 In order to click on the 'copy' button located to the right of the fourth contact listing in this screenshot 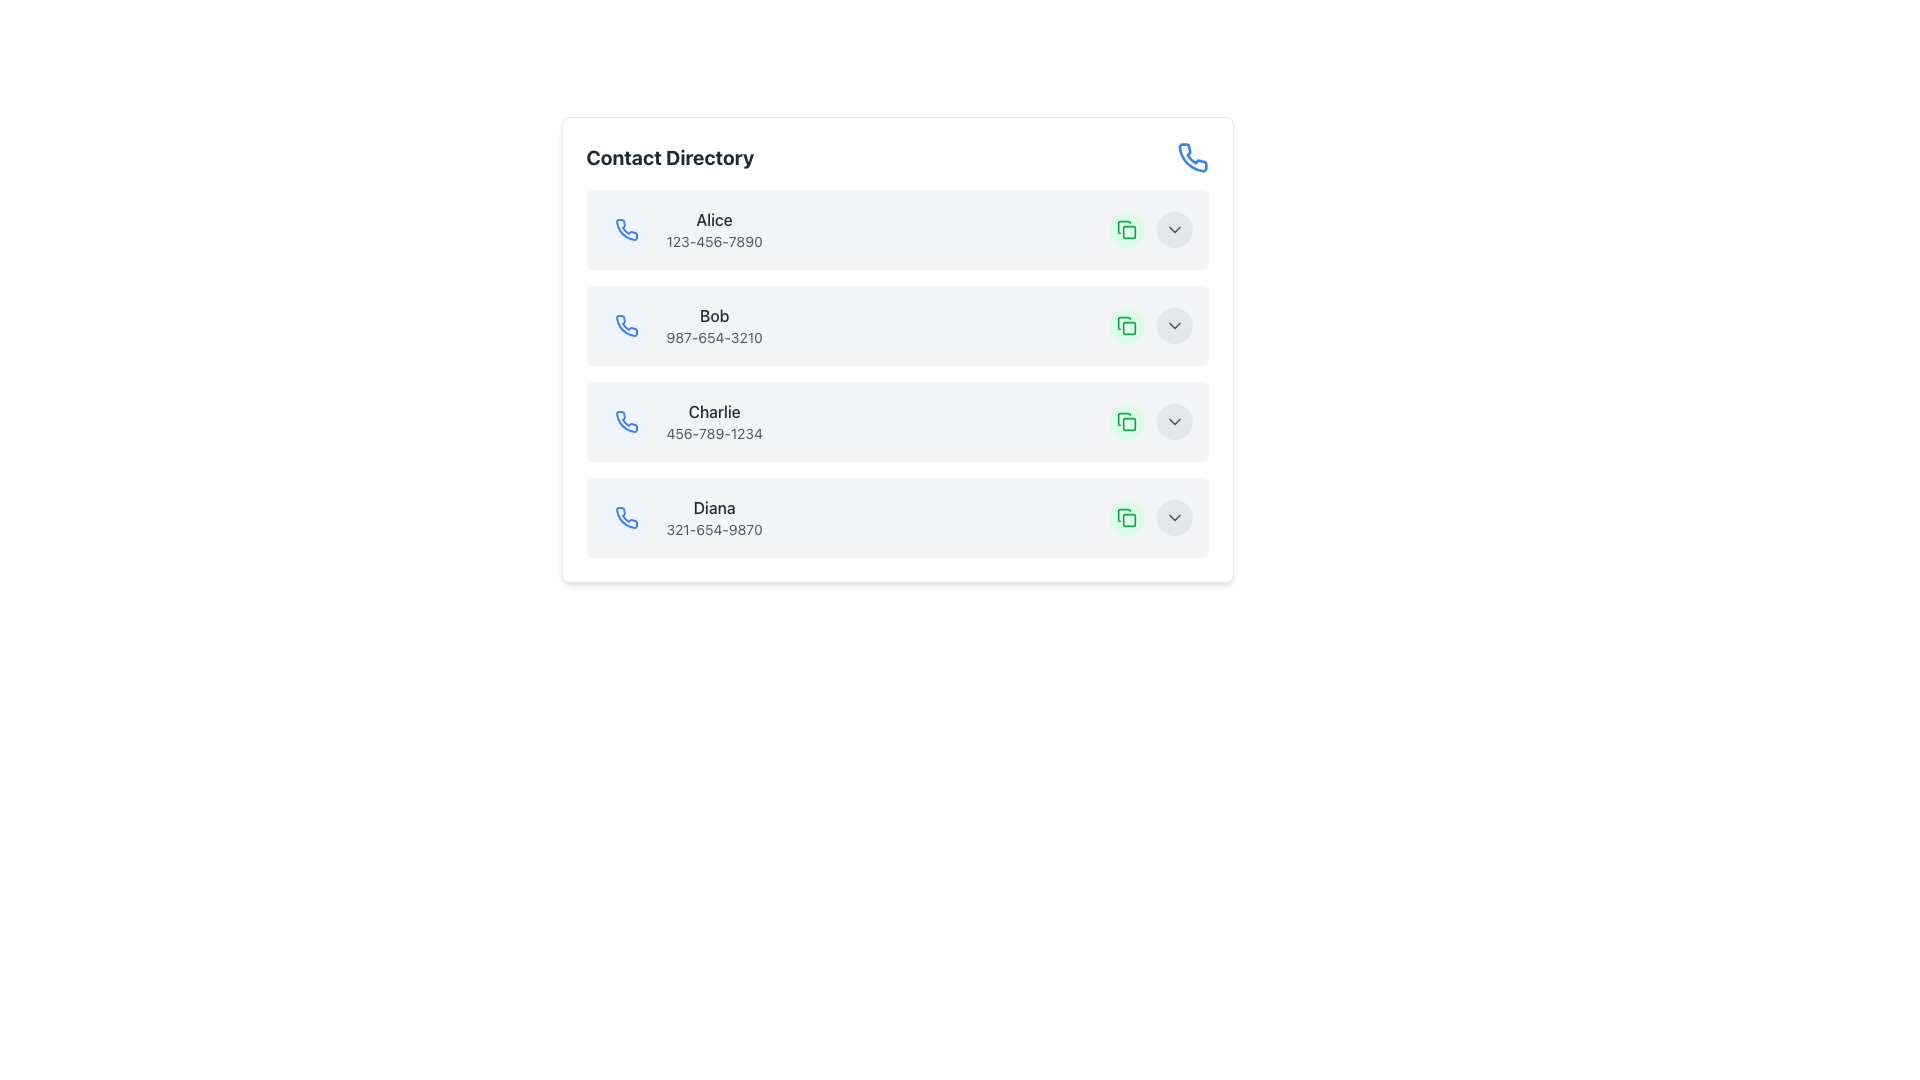, I will do `click(1126, 516)`.